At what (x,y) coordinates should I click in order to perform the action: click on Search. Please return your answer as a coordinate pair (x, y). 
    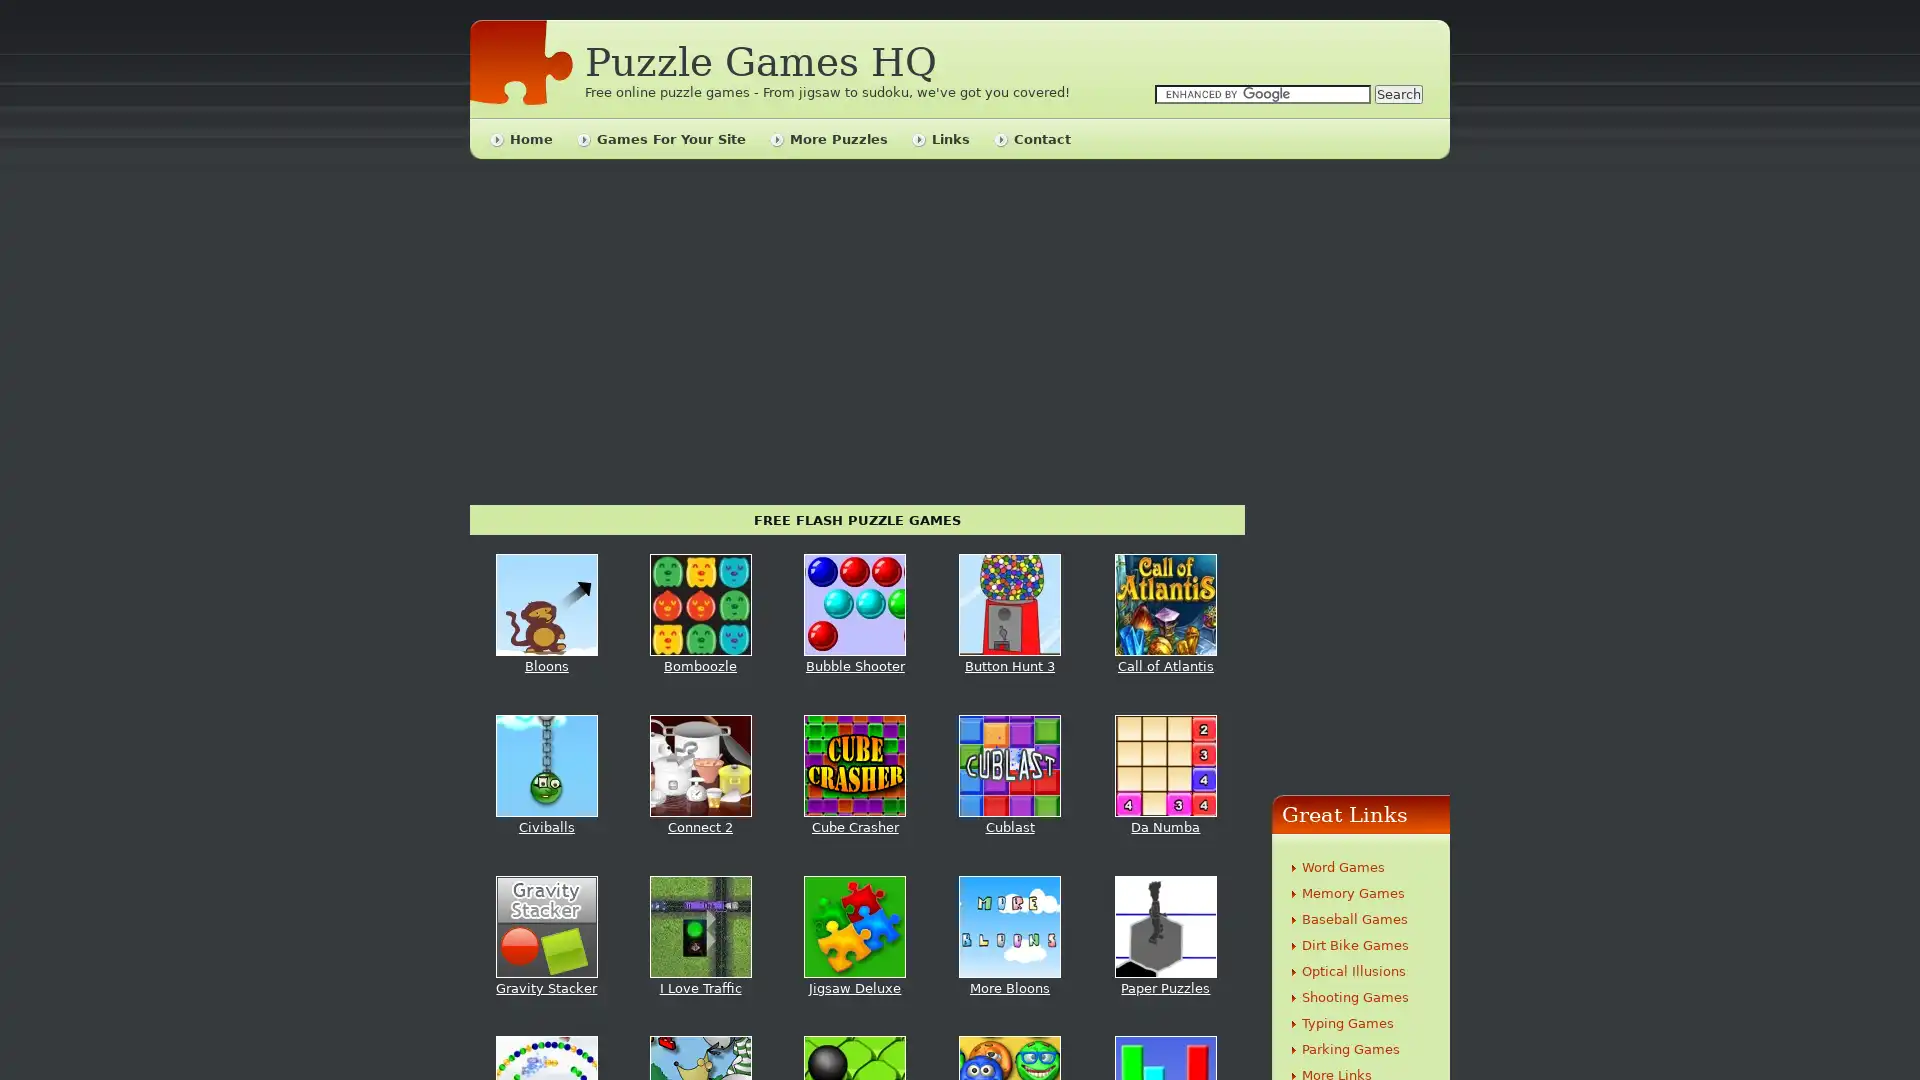
    Looking at the image, I should click on (1397, 94).